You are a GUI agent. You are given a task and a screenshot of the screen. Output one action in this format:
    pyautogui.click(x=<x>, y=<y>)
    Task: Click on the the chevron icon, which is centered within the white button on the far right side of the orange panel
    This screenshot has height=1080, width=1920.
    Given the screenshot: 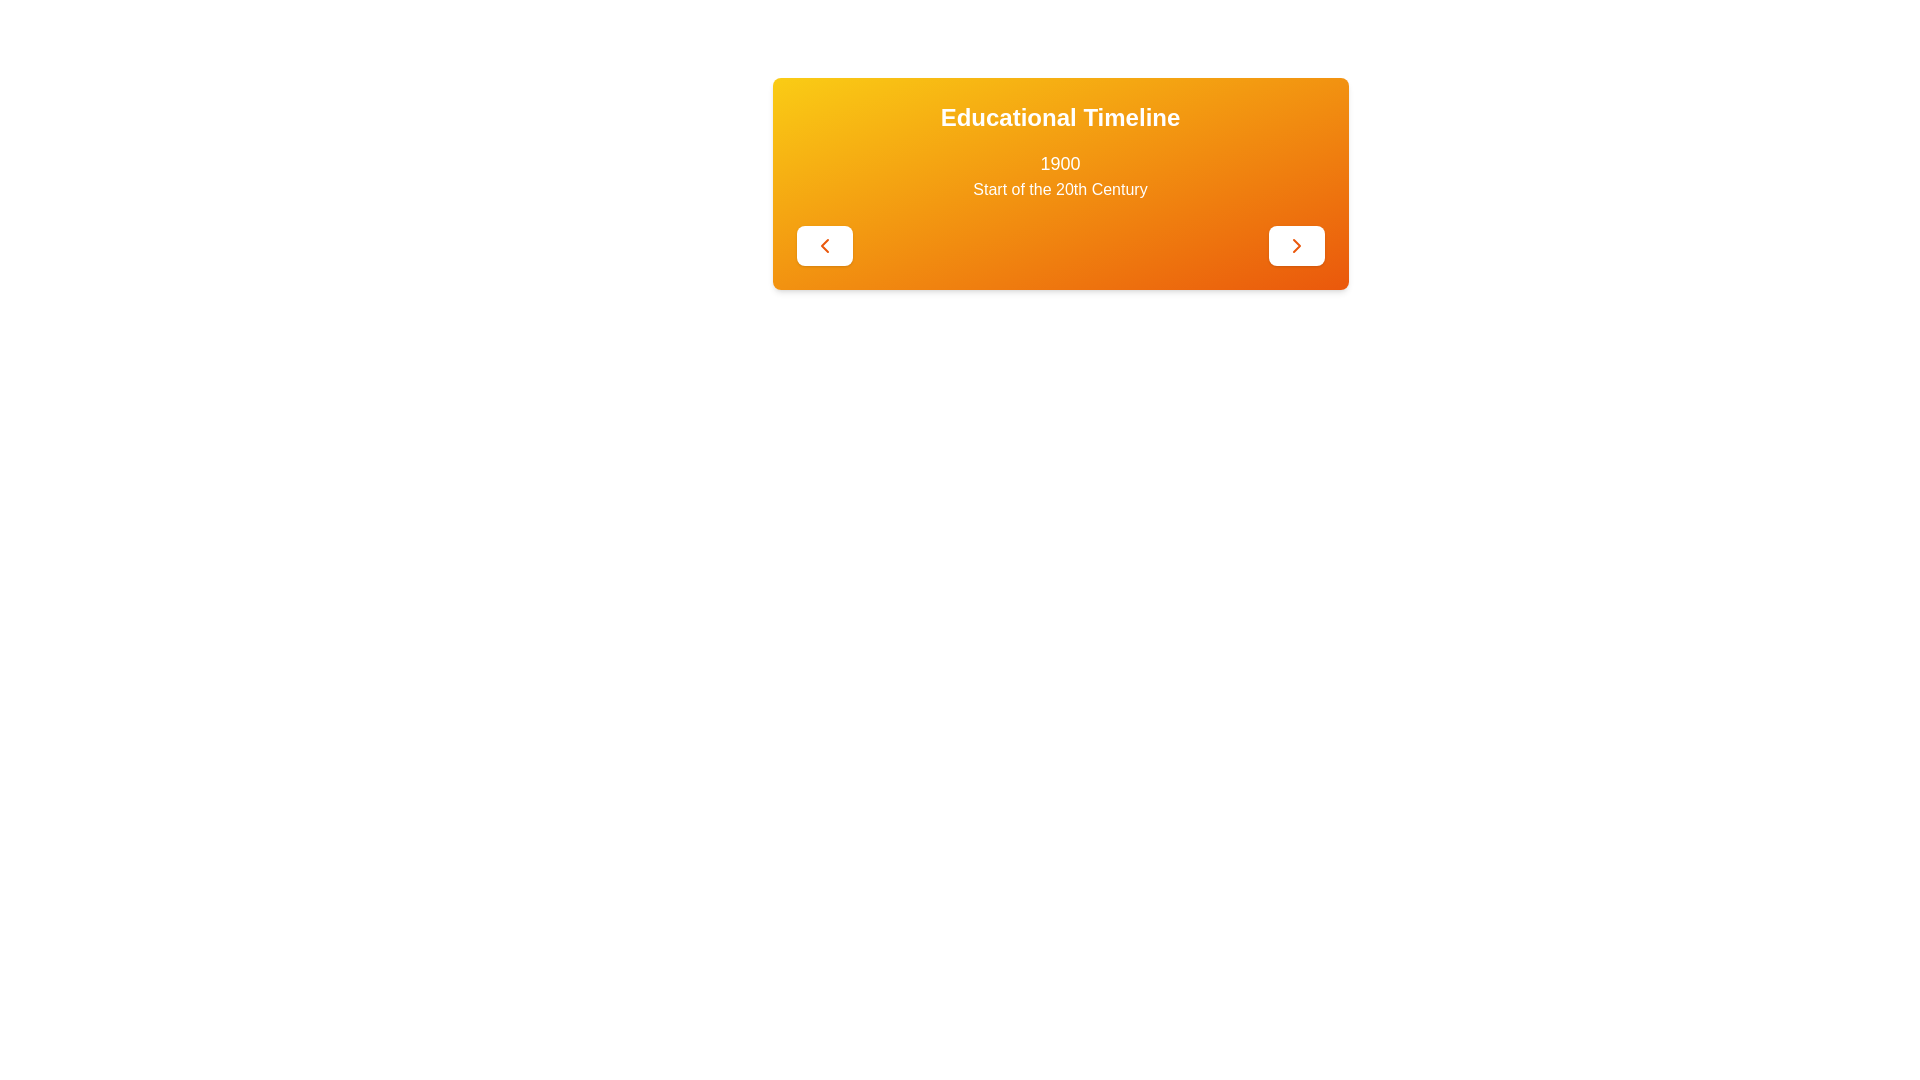 What is the action you would take?
    pyautogui.click(x=1296, y=245)
    